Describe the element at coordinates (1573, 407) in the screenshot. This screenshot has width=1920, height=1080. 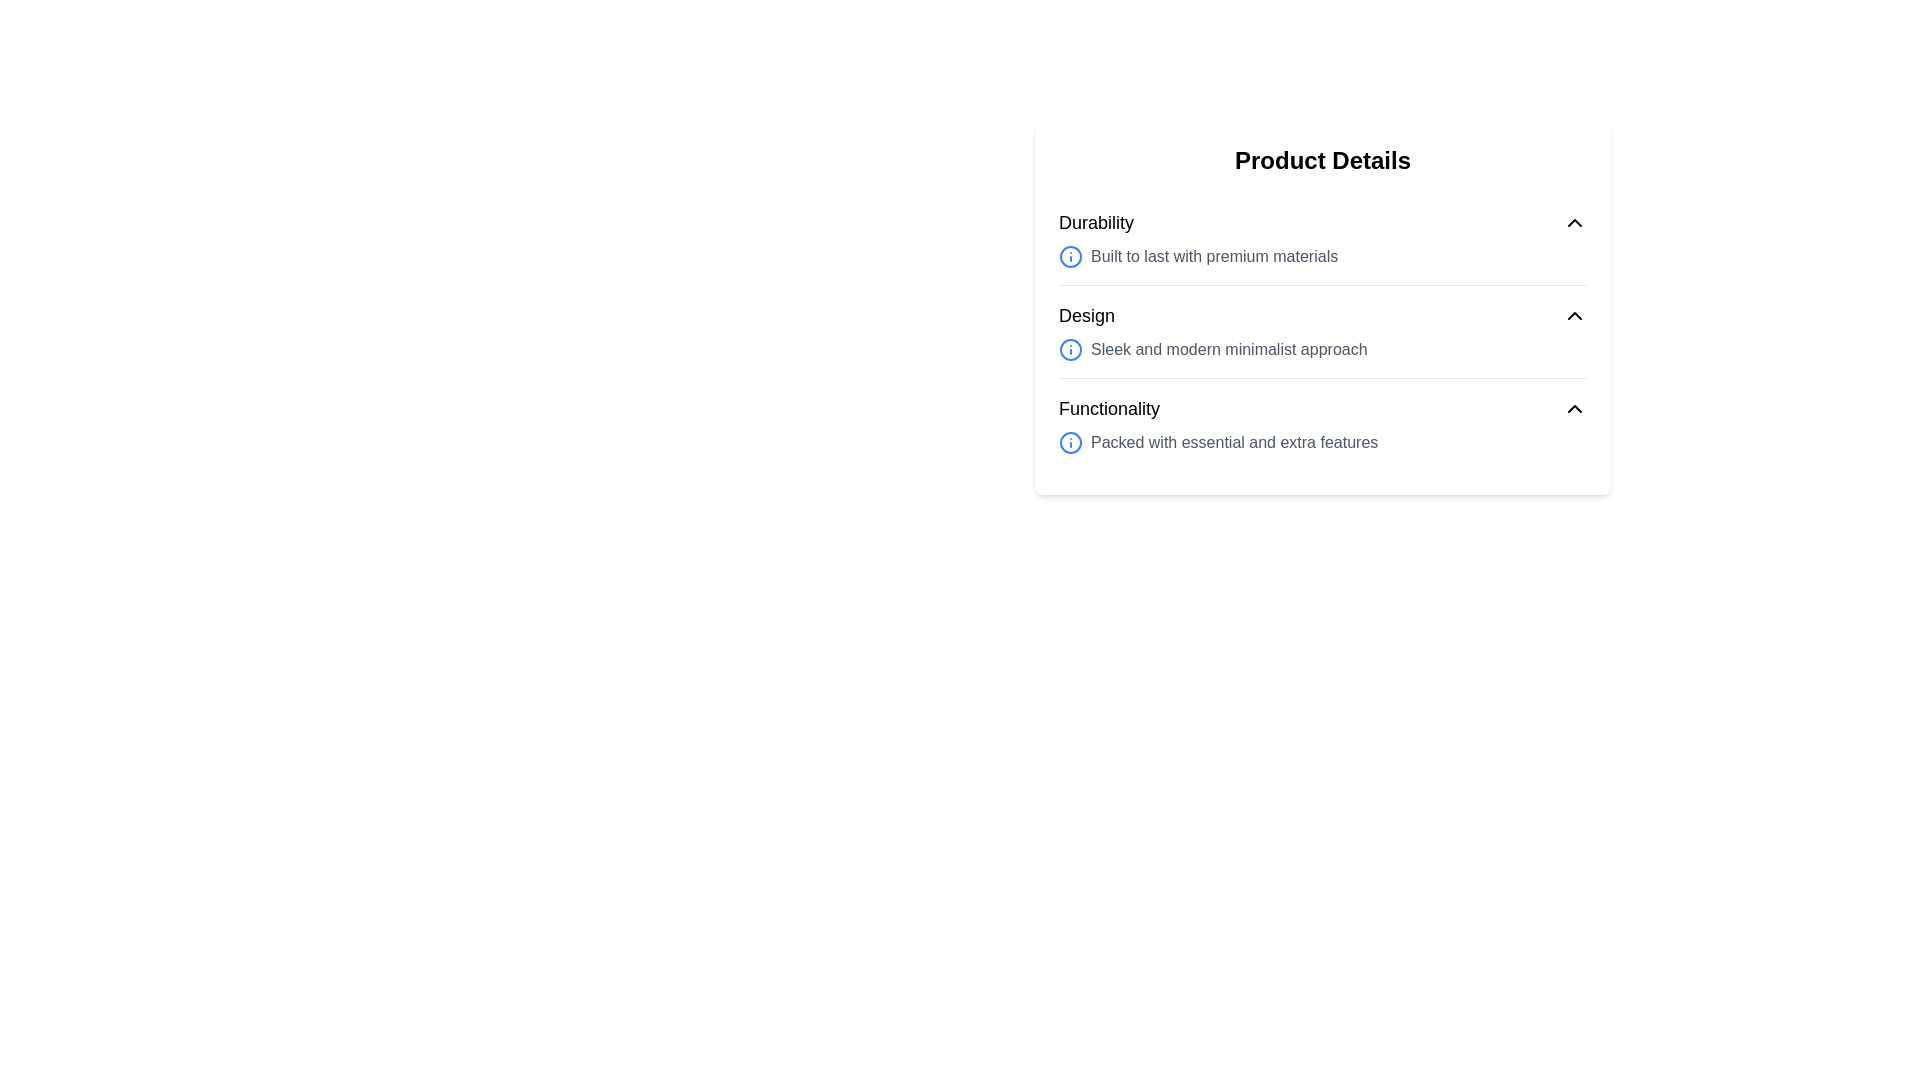
I see `the chevron icon on the far right of the 'Functionality' section` at that location.